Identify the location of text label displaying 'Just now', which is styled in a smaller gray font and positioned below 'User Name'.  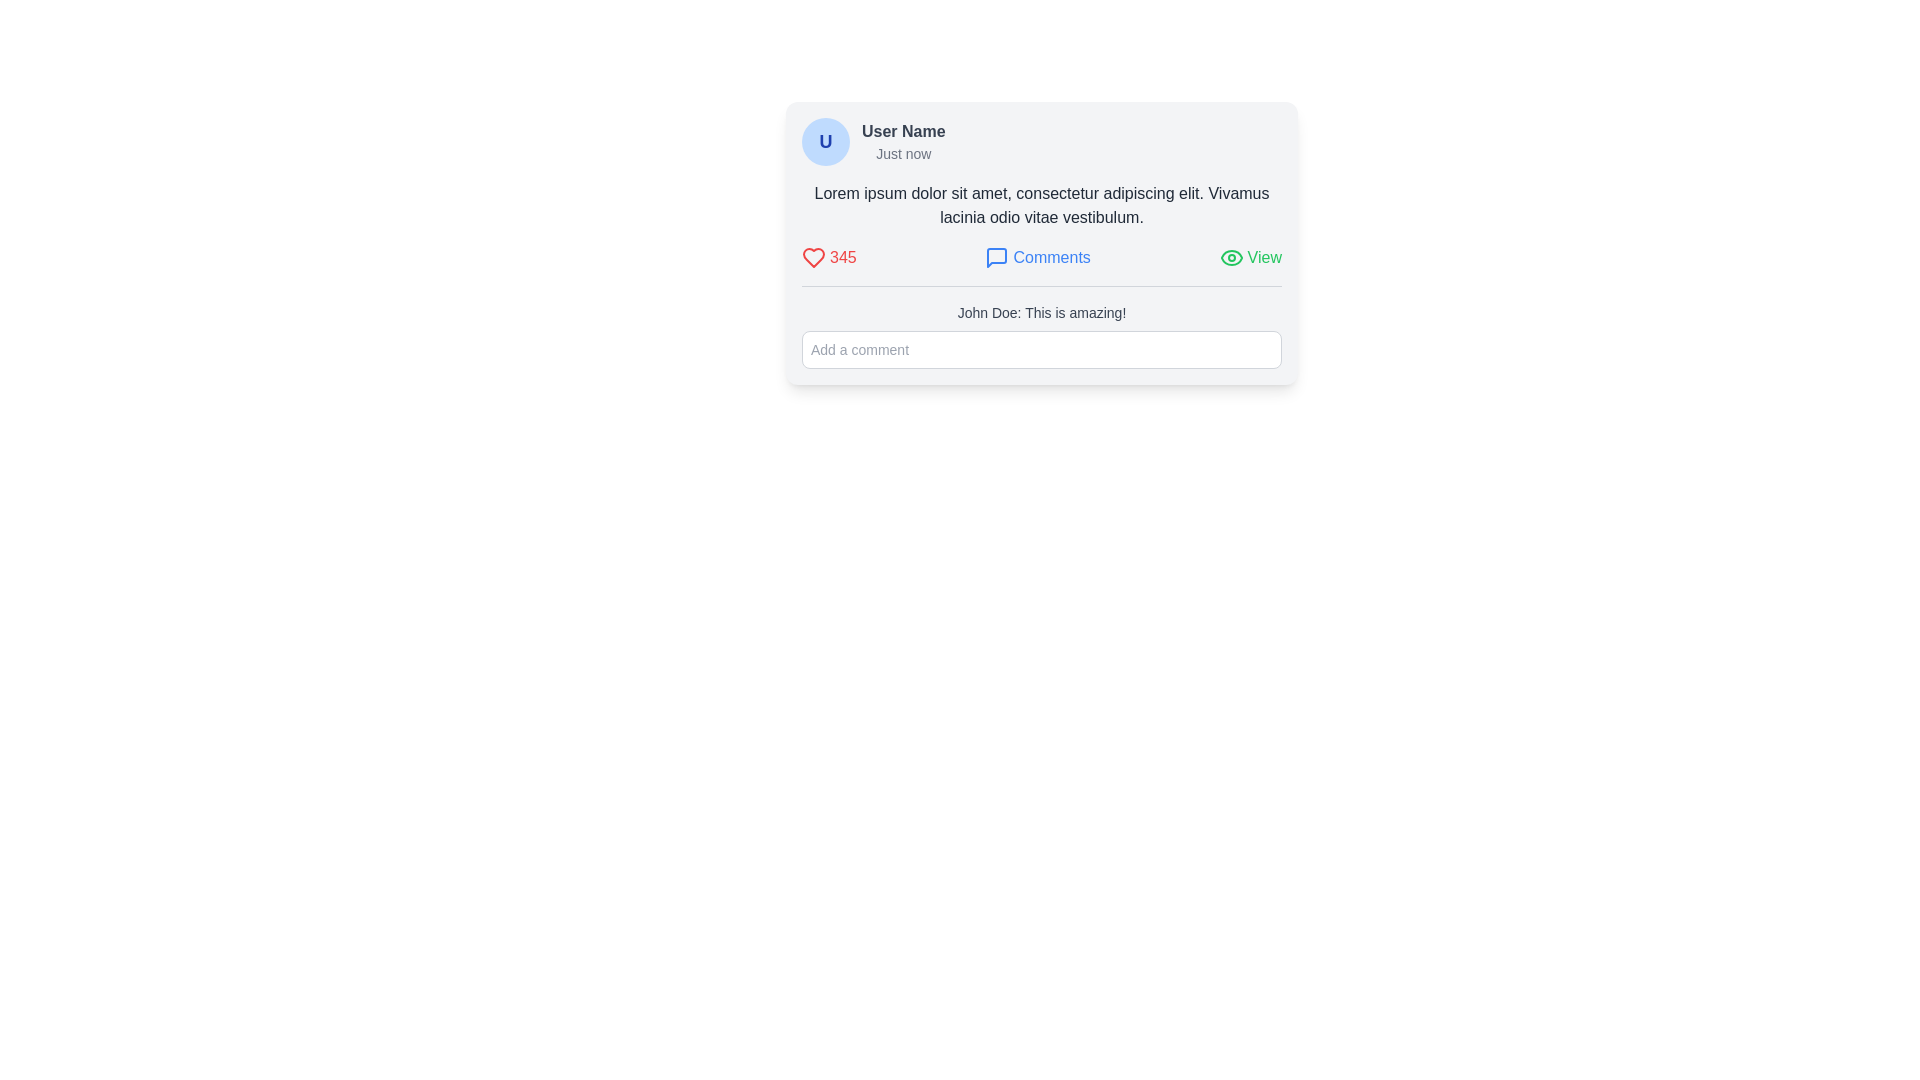
(902, 153).